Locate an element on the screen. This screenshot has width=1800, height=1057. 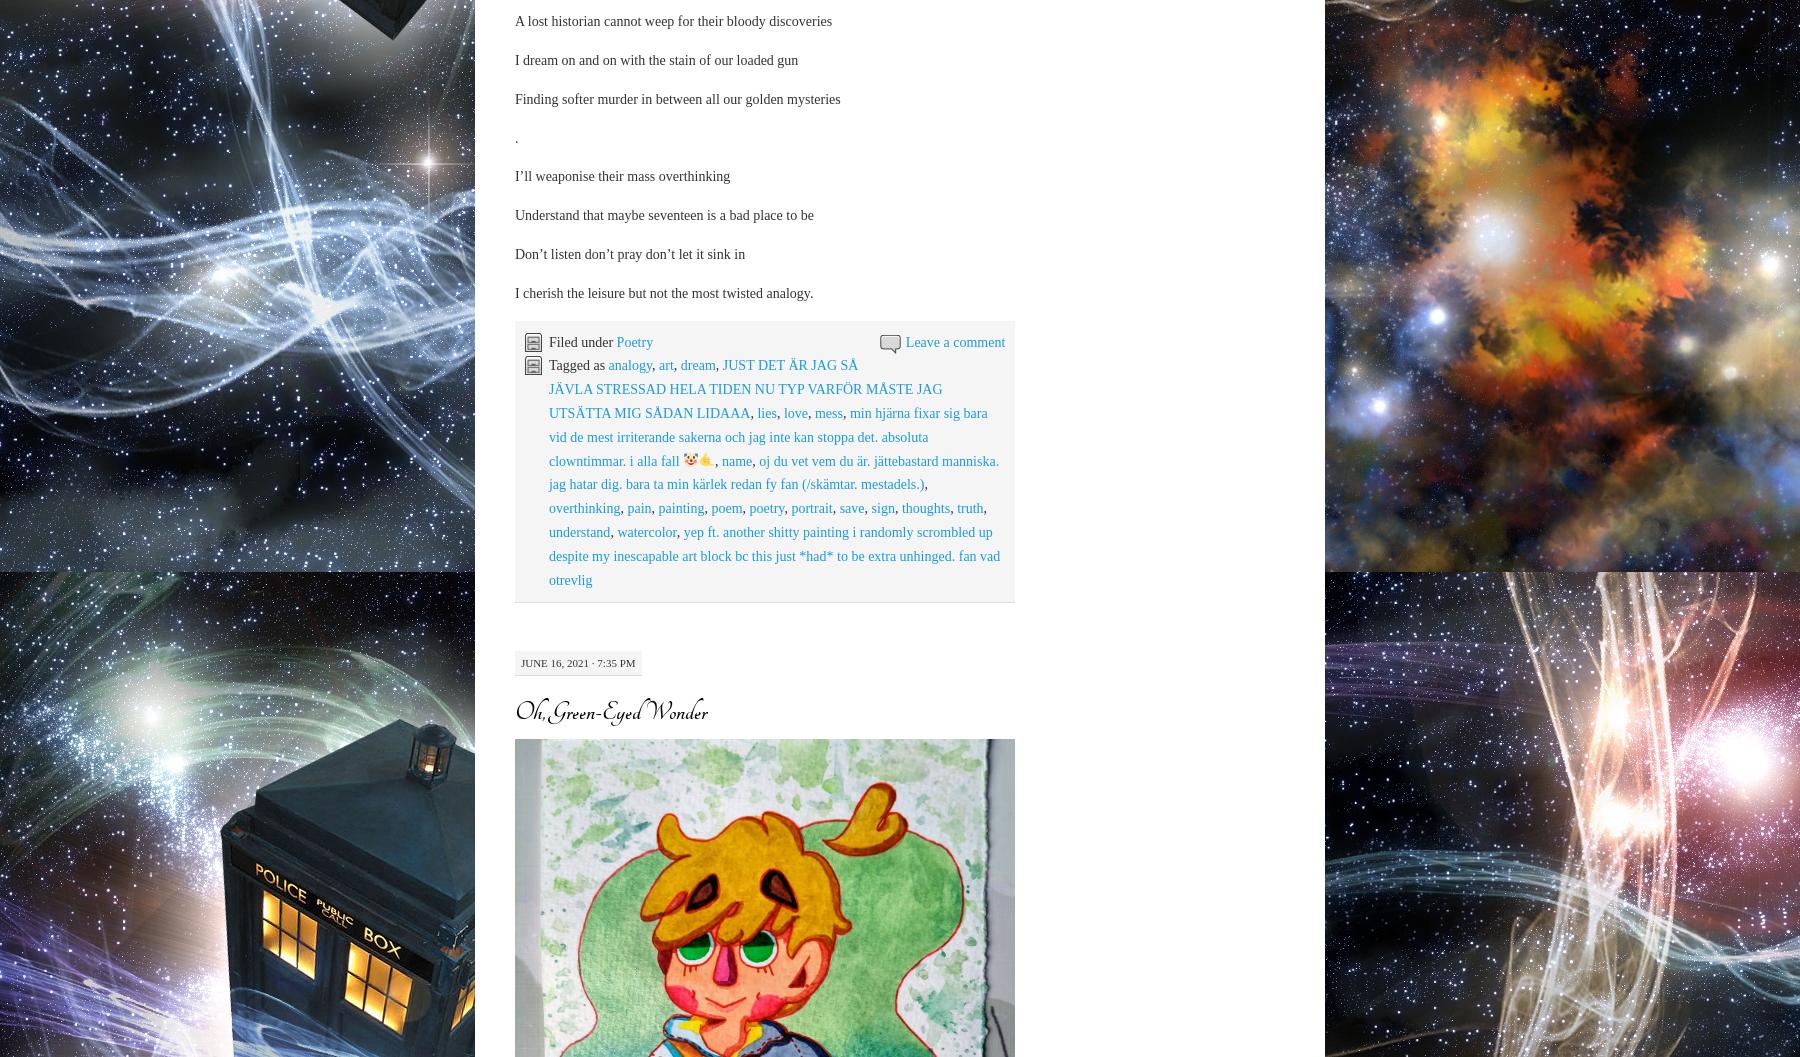
'min hjärna fixar sig bara vid de mest irriterande sakerna och jag inte kan stoppa det. absoluta clowntimmar. i alla fall' is located at coordinates (546, 435).